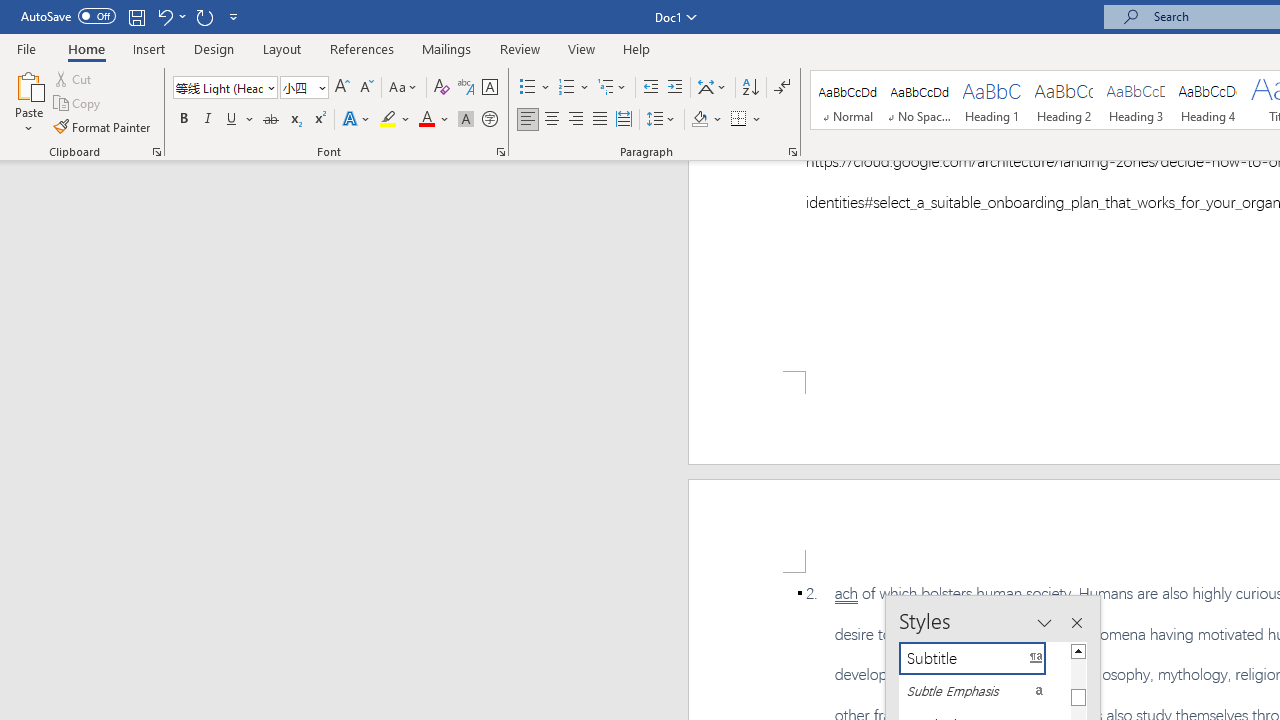 The width and height of the screenshot is (1280, 720). Describe the element at coordinates (85, 48) in the screenshot. I see `'Home'` at that location.